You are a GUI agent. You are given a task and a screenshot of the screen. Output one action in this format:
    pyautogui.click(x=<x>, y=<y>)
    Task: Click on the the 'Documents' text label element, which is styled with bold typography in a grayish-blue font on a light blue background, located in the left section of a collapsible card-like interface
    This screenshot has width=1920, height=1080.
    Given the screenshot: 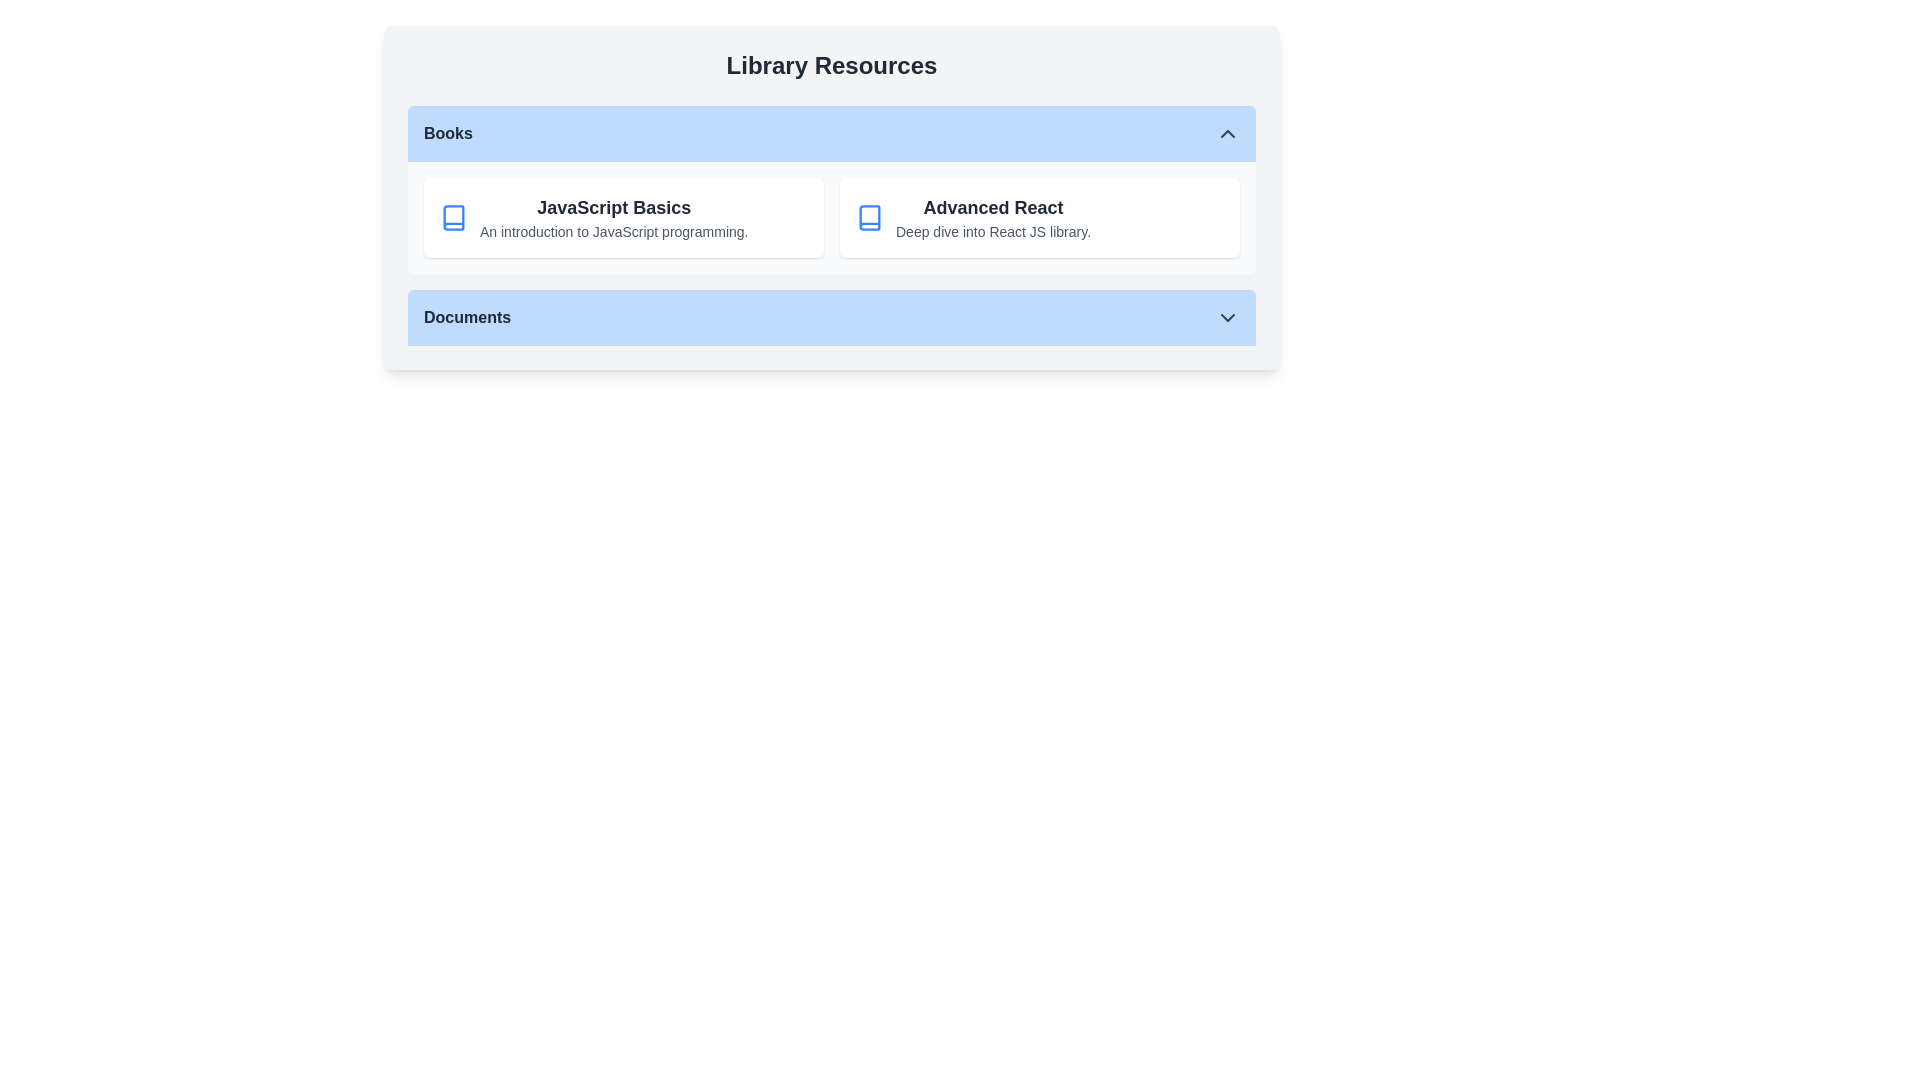 What is the action you would take?
    pyautogui.click(x=466, y=316)
    